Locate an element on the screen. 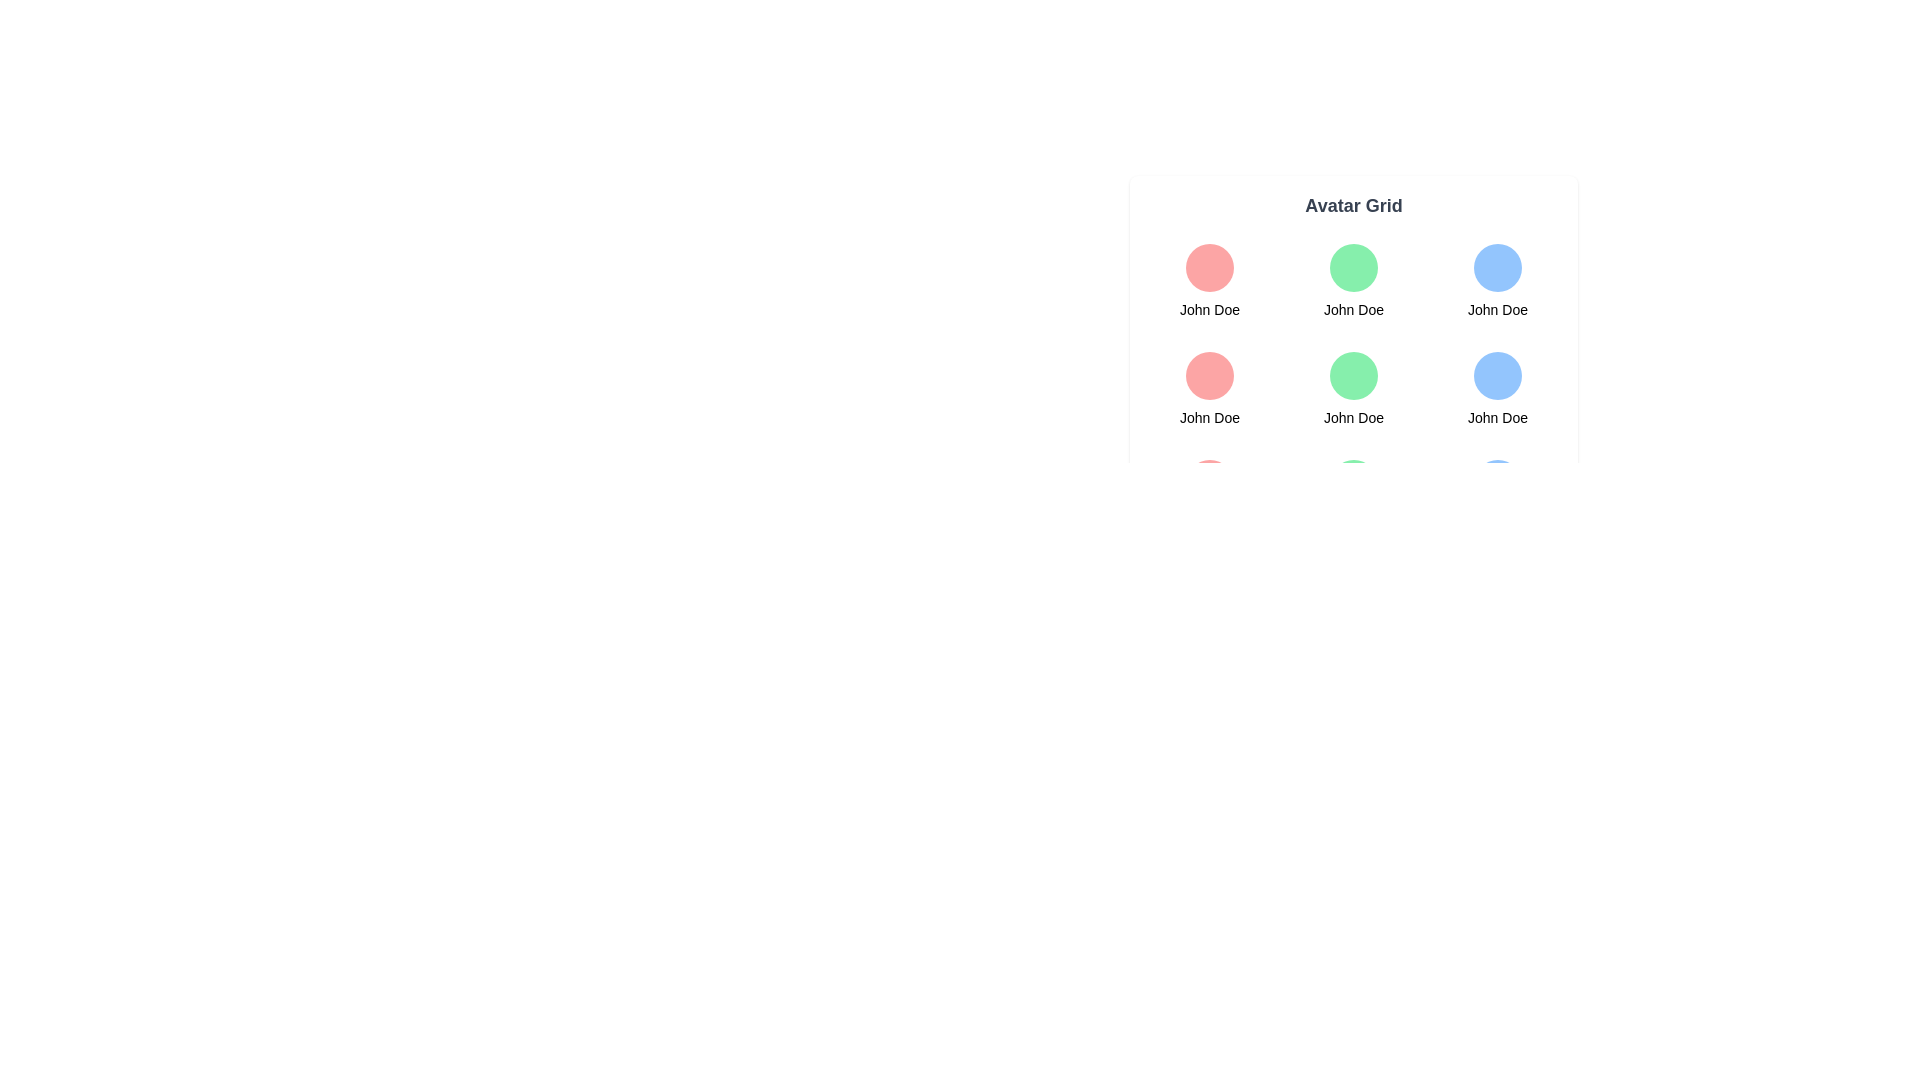 This screenshot has height=1080, width=1920. the Avatar Card representing 'John Doe', which is the first avatar card in a 3-column grid layout is located at coordinates (1208, 281).